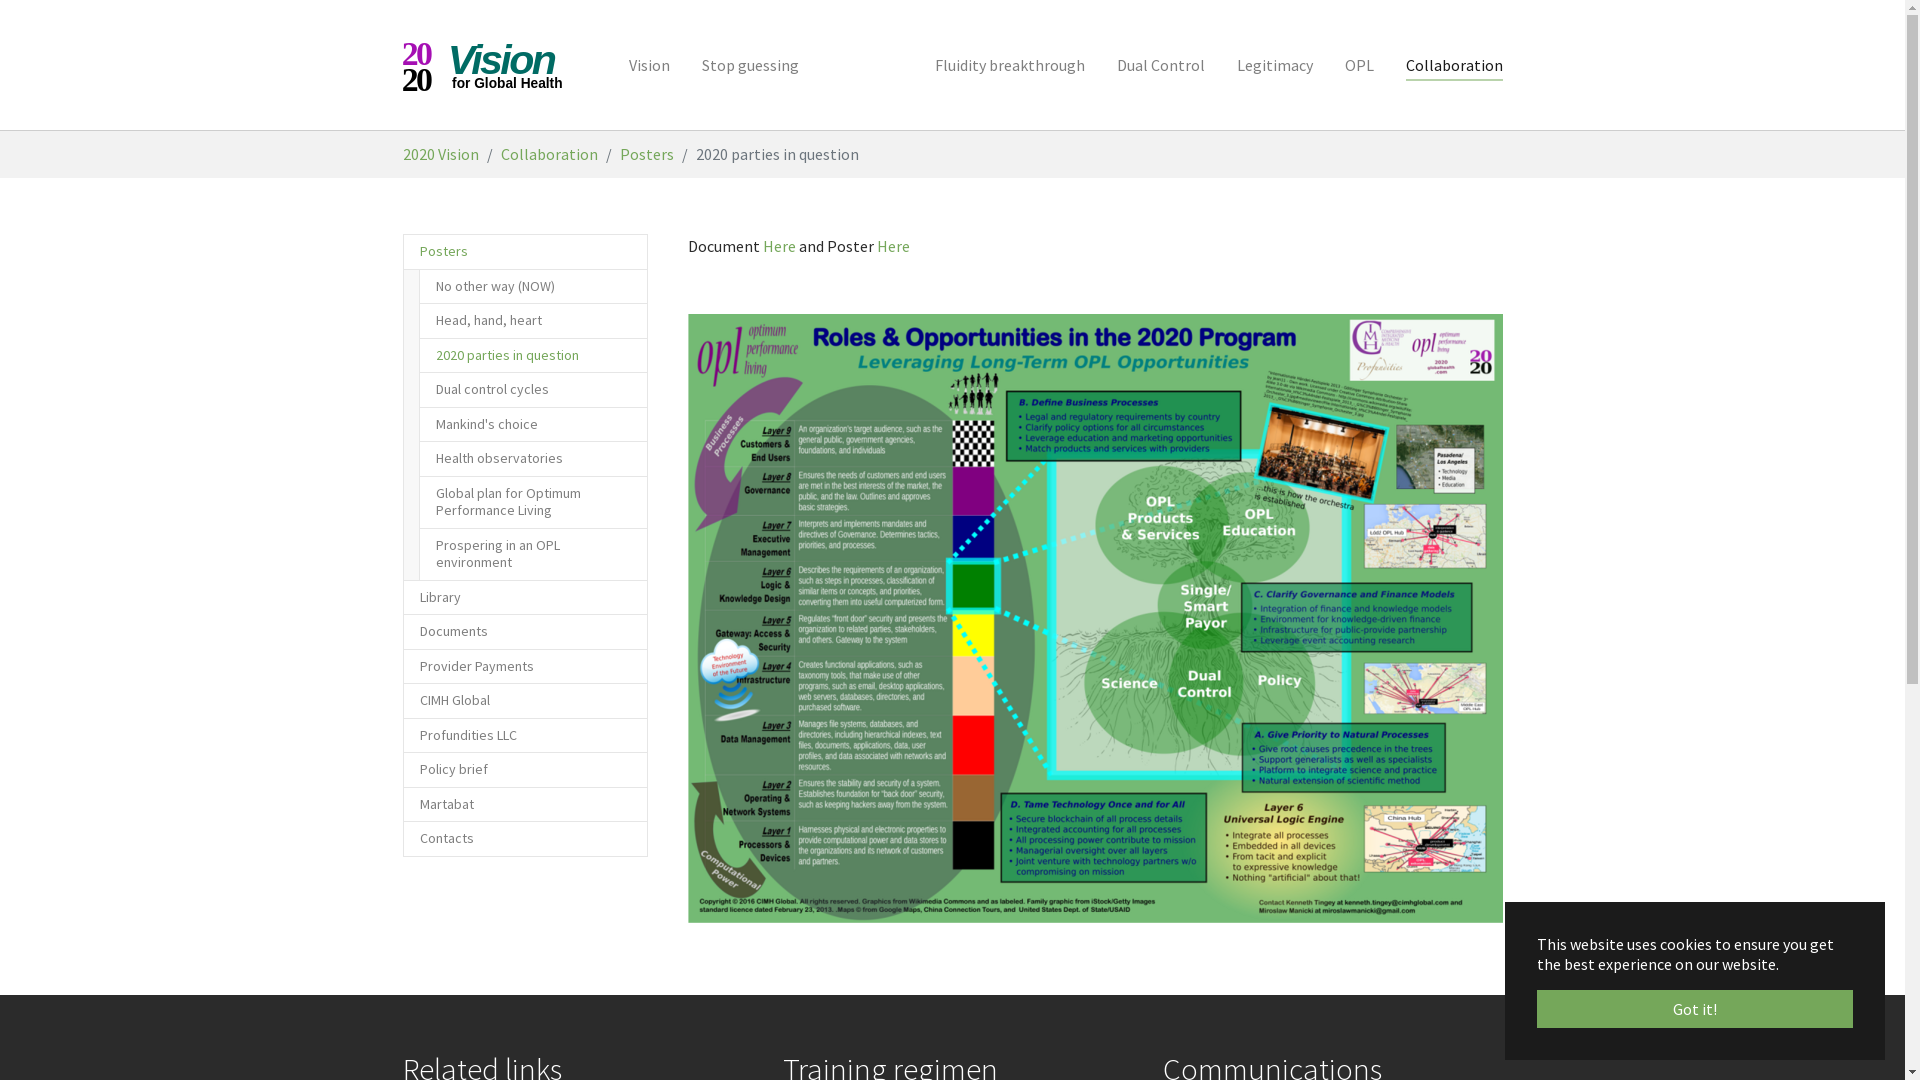  I want to click on 'Dual Control', so click(1160, 64).